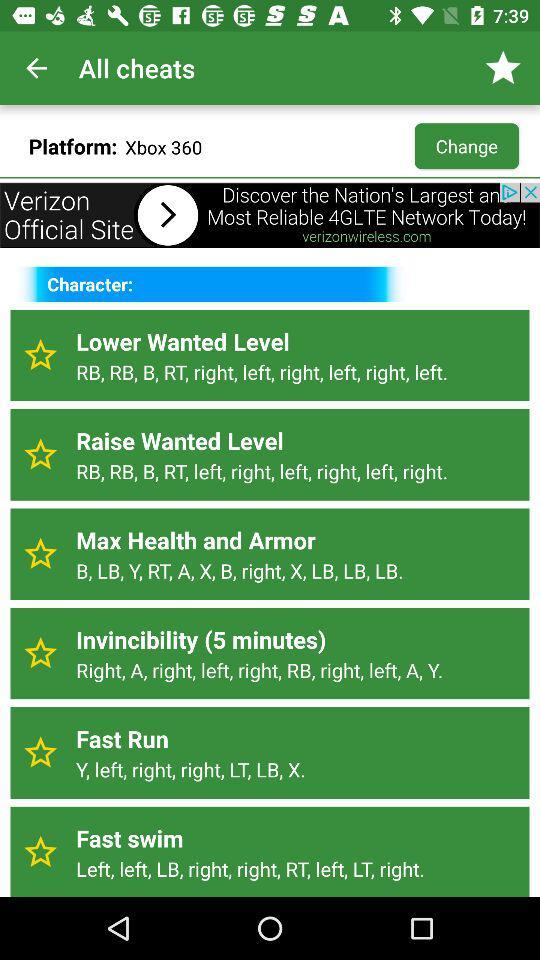 The height and width of the screenshot is (960, 540). I want to click on rating, so click(40, 355).